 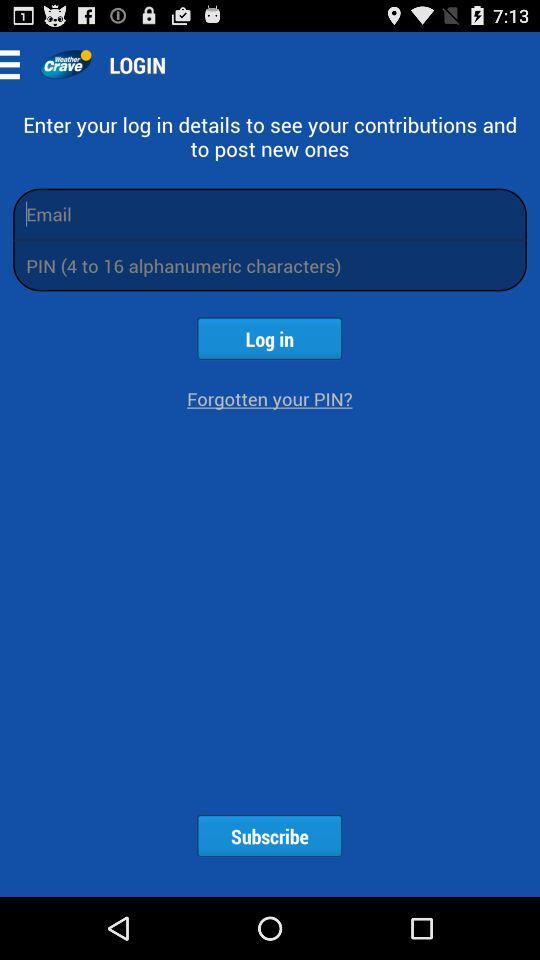 I want to click on pin number, so click(x=270, y=264).